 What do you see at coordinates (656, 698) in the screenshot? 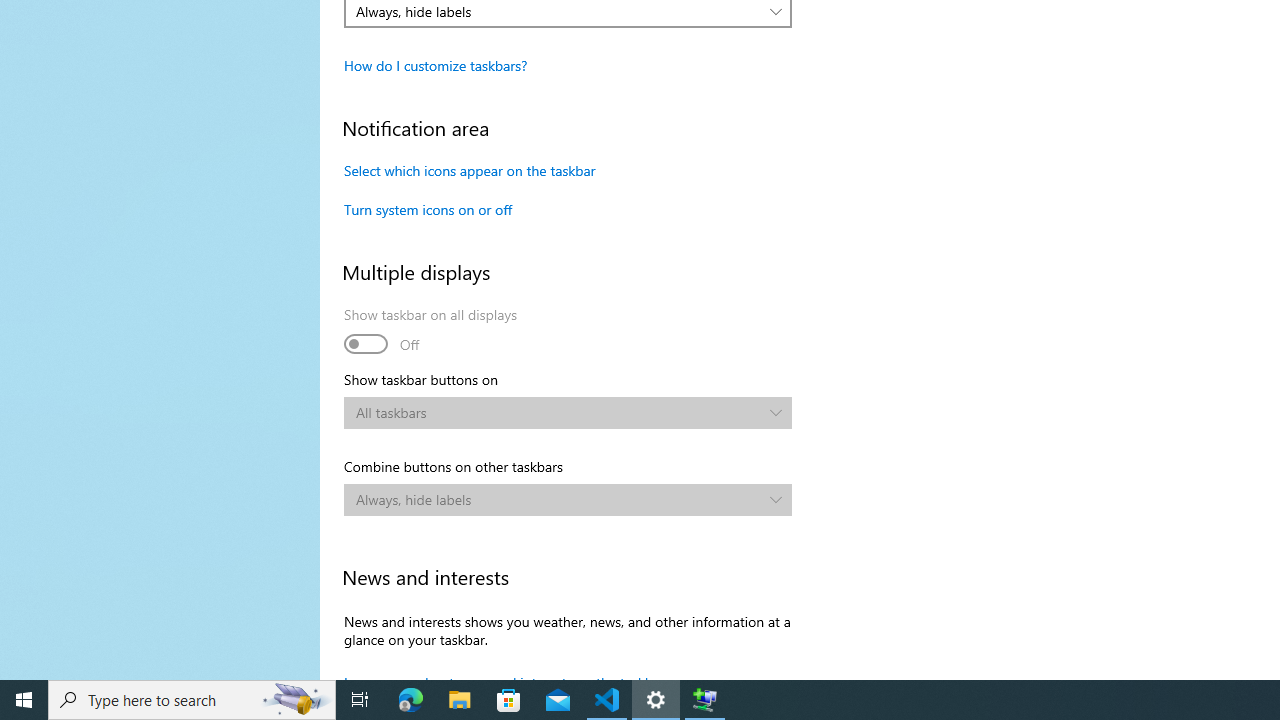
I see `'Settings - 1 running window'` at bounding box center [656, 698].